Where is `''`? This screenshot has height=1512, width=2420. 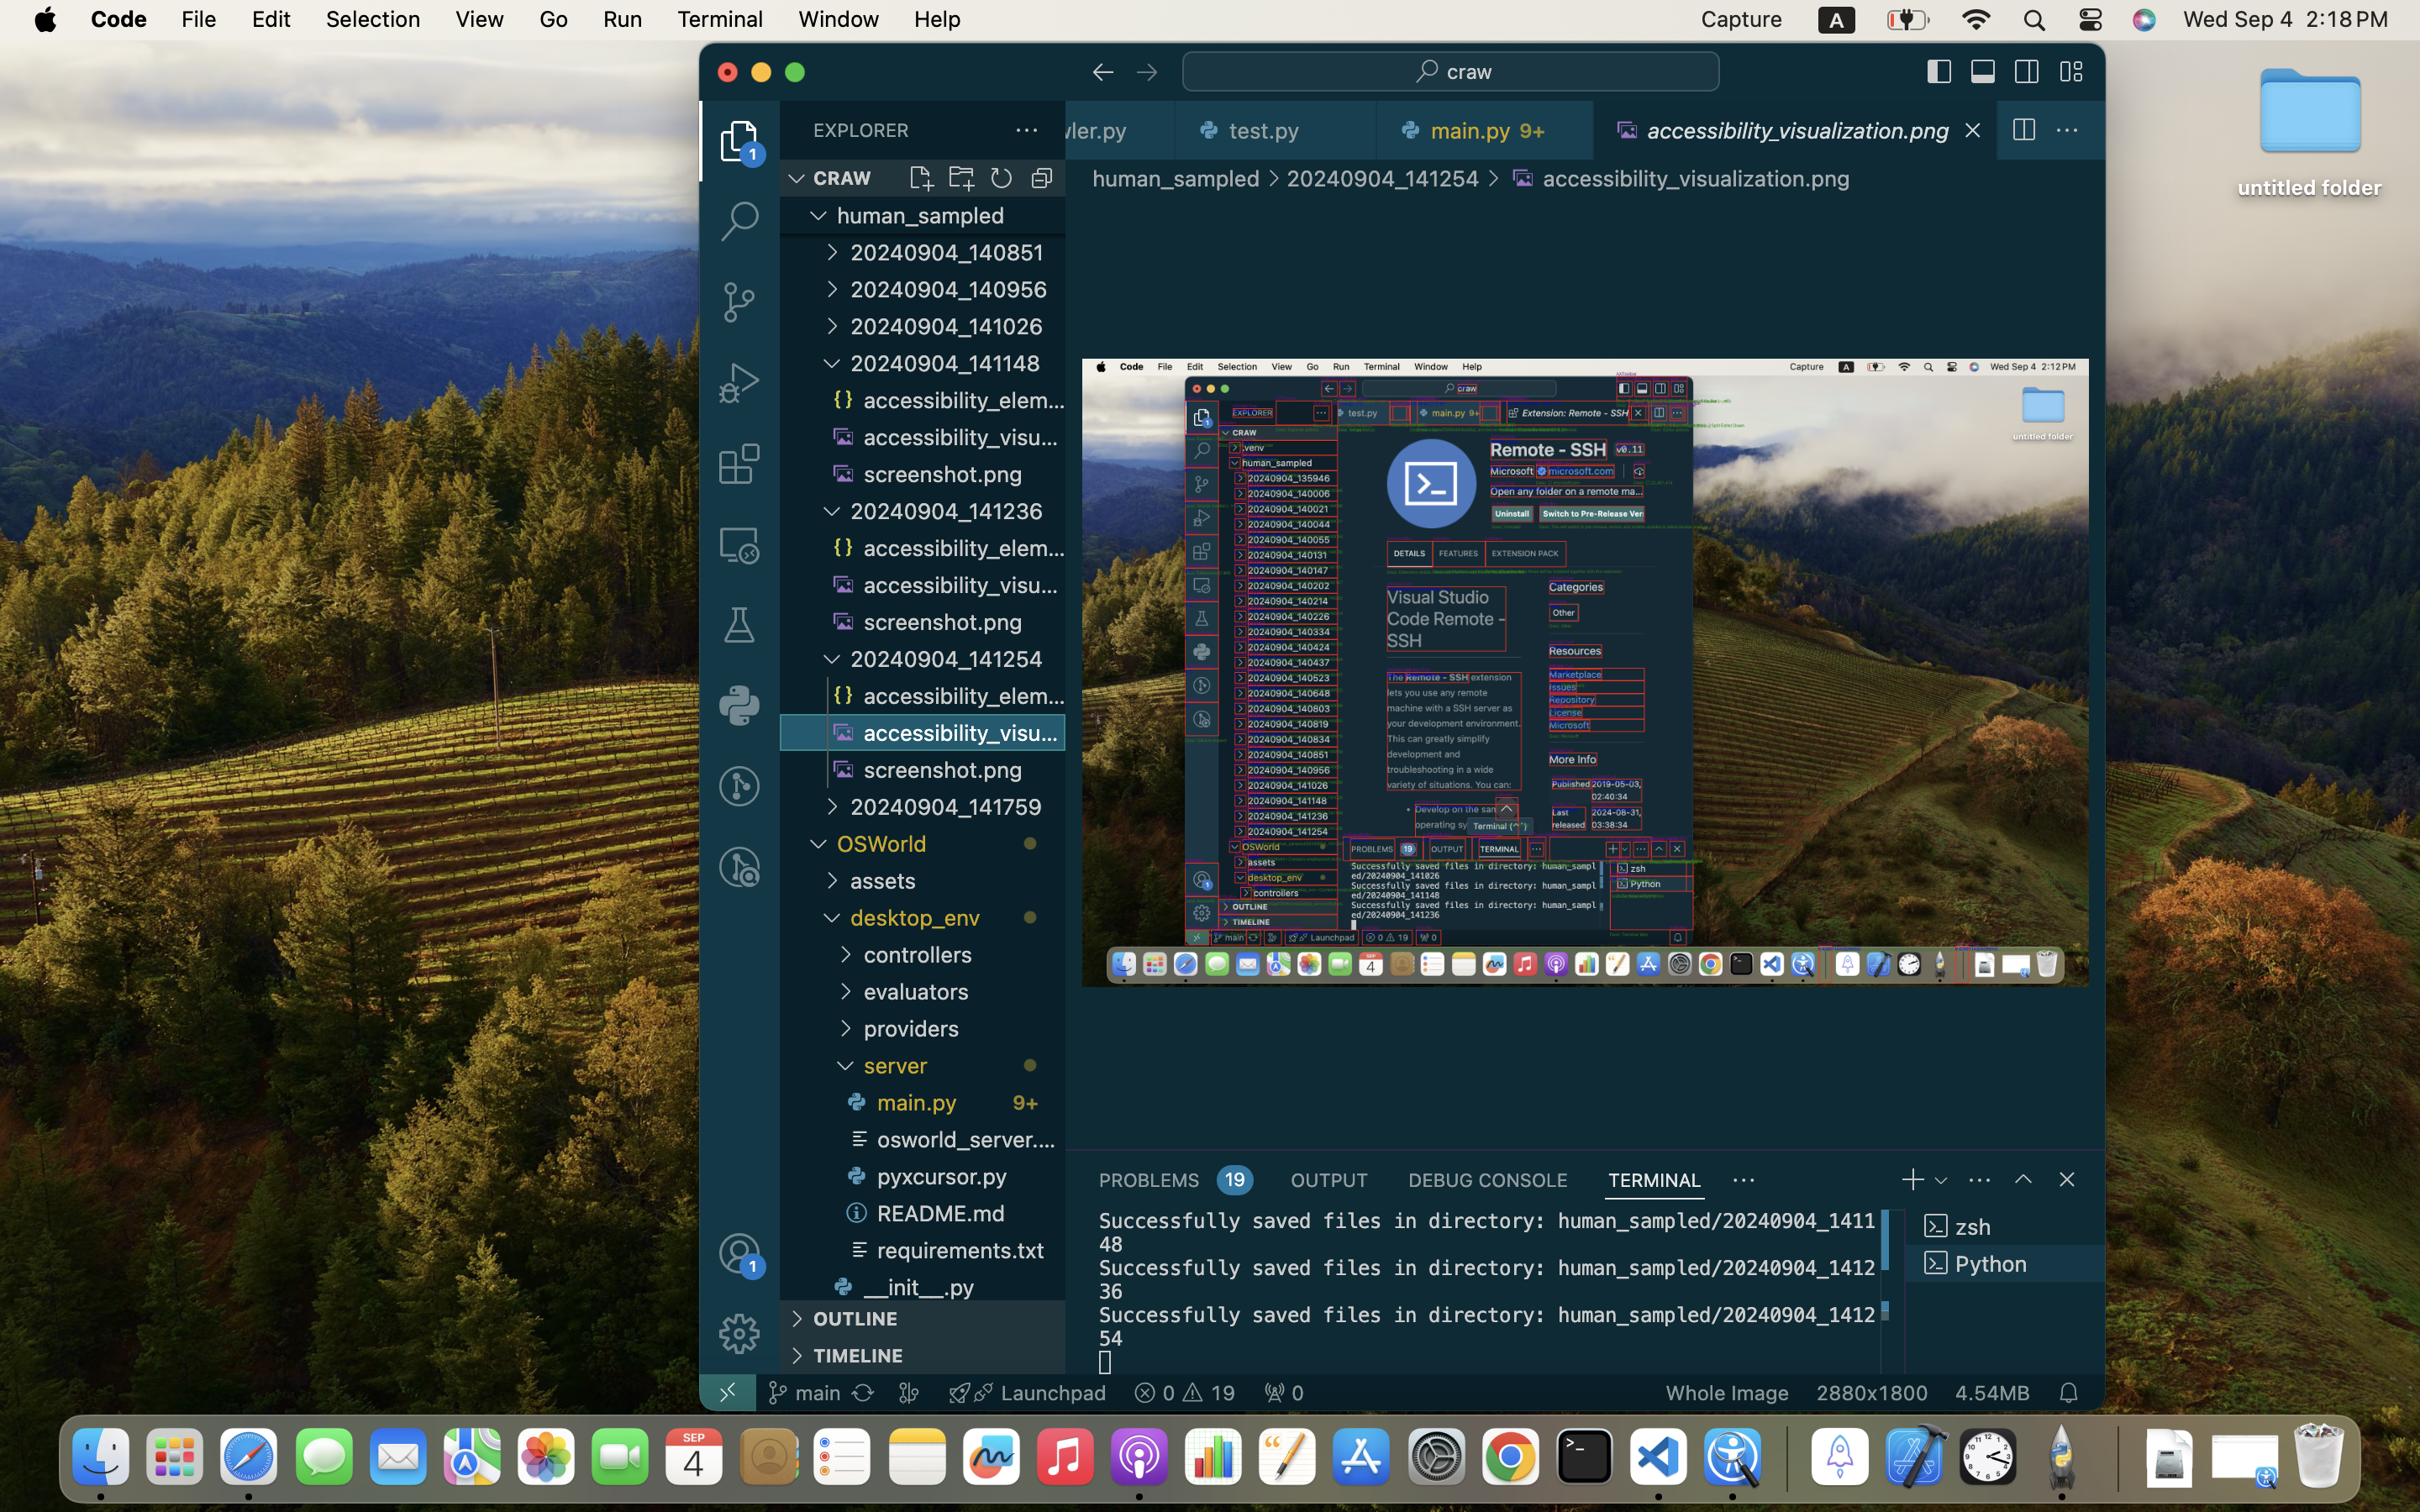 '' is located at coordinates (2027, 71).